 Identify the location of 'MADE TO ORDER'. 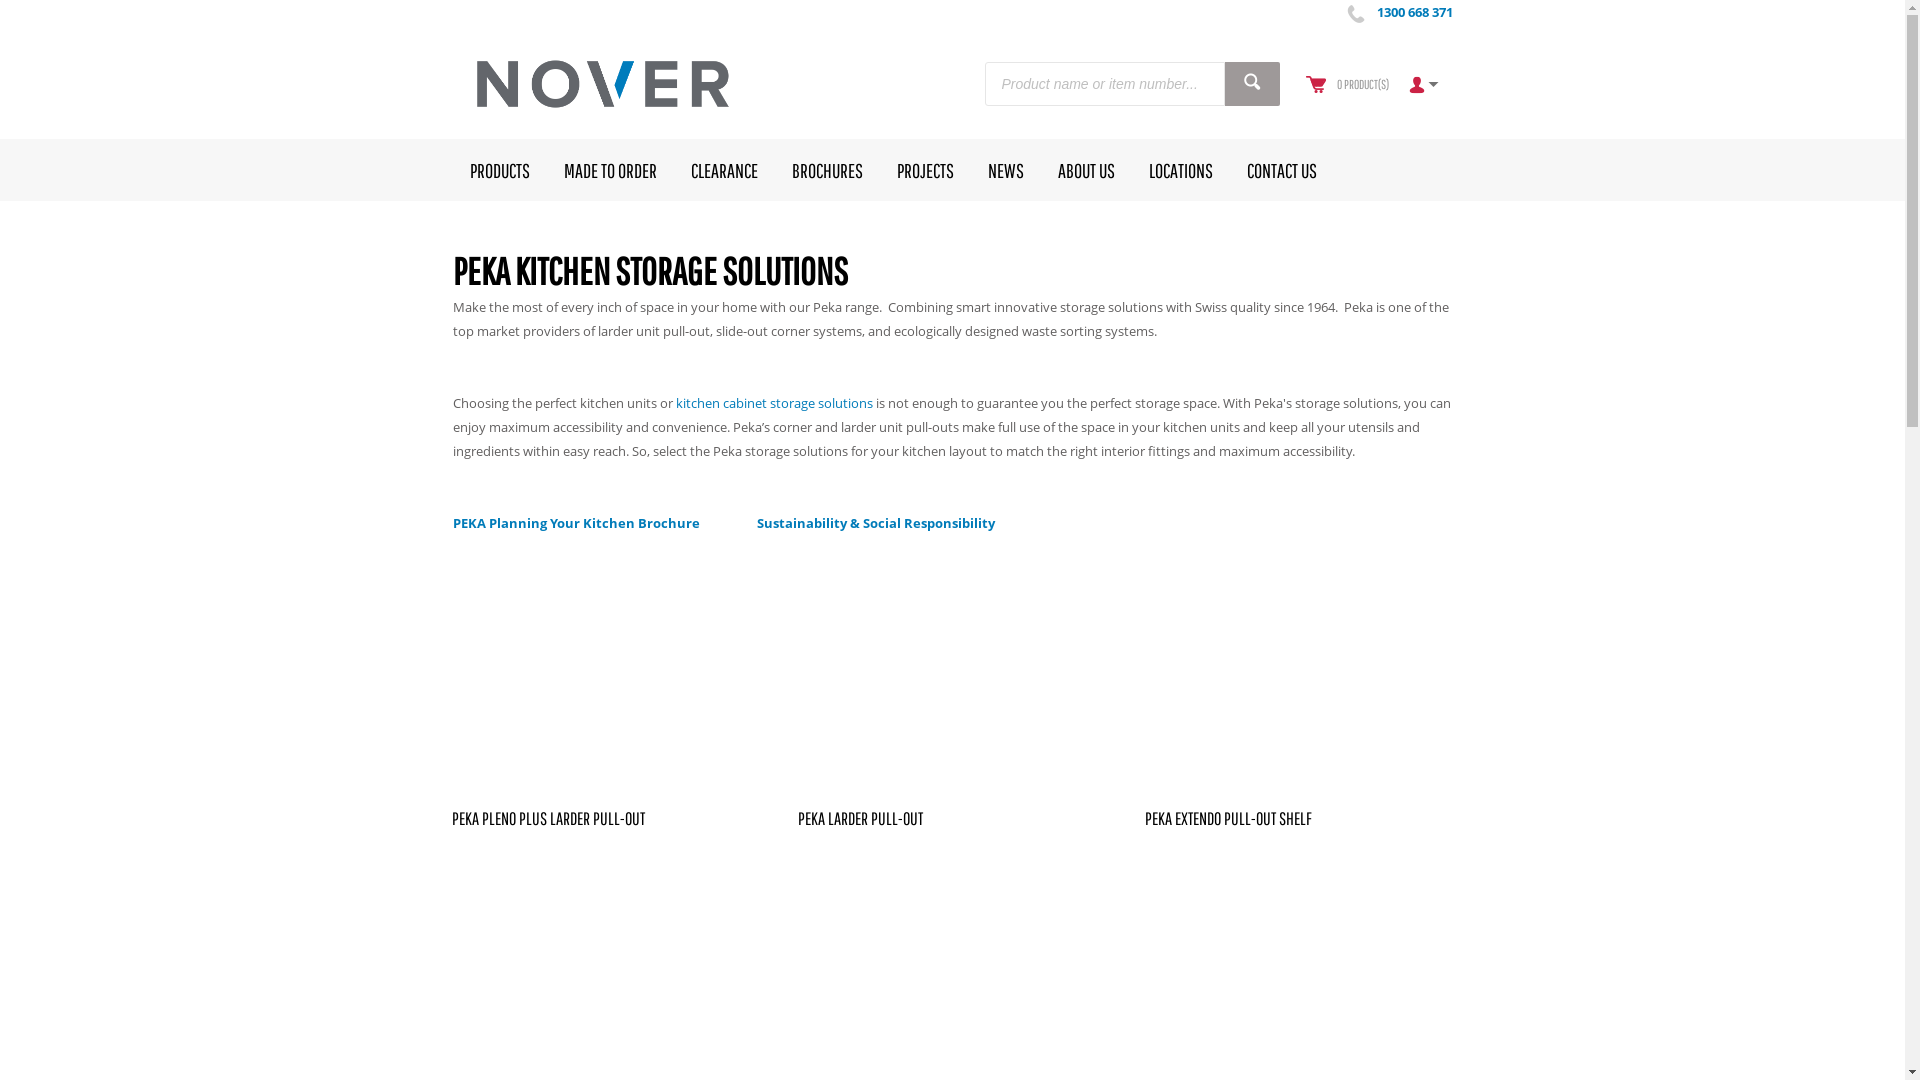
(546, 168).